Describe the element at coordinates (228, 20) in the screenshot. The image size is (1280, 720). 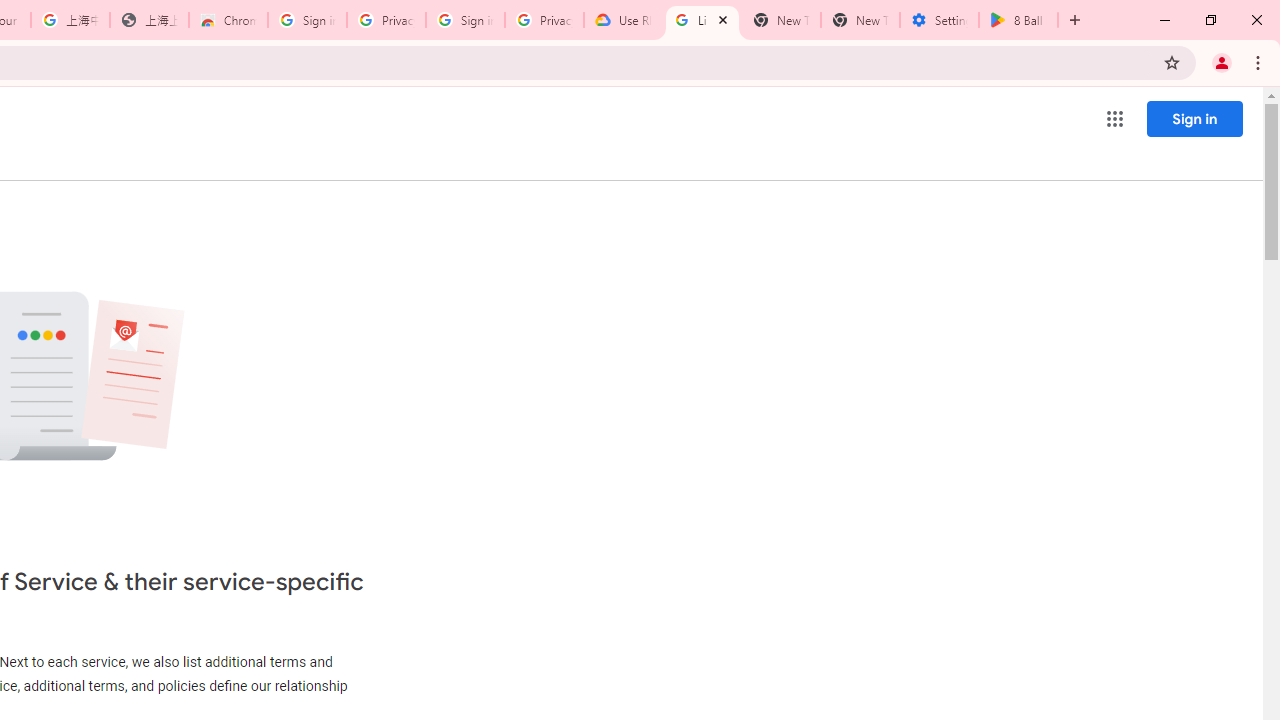
I see `'Chrome Web Store - Color themes by Chrome'` at that location.